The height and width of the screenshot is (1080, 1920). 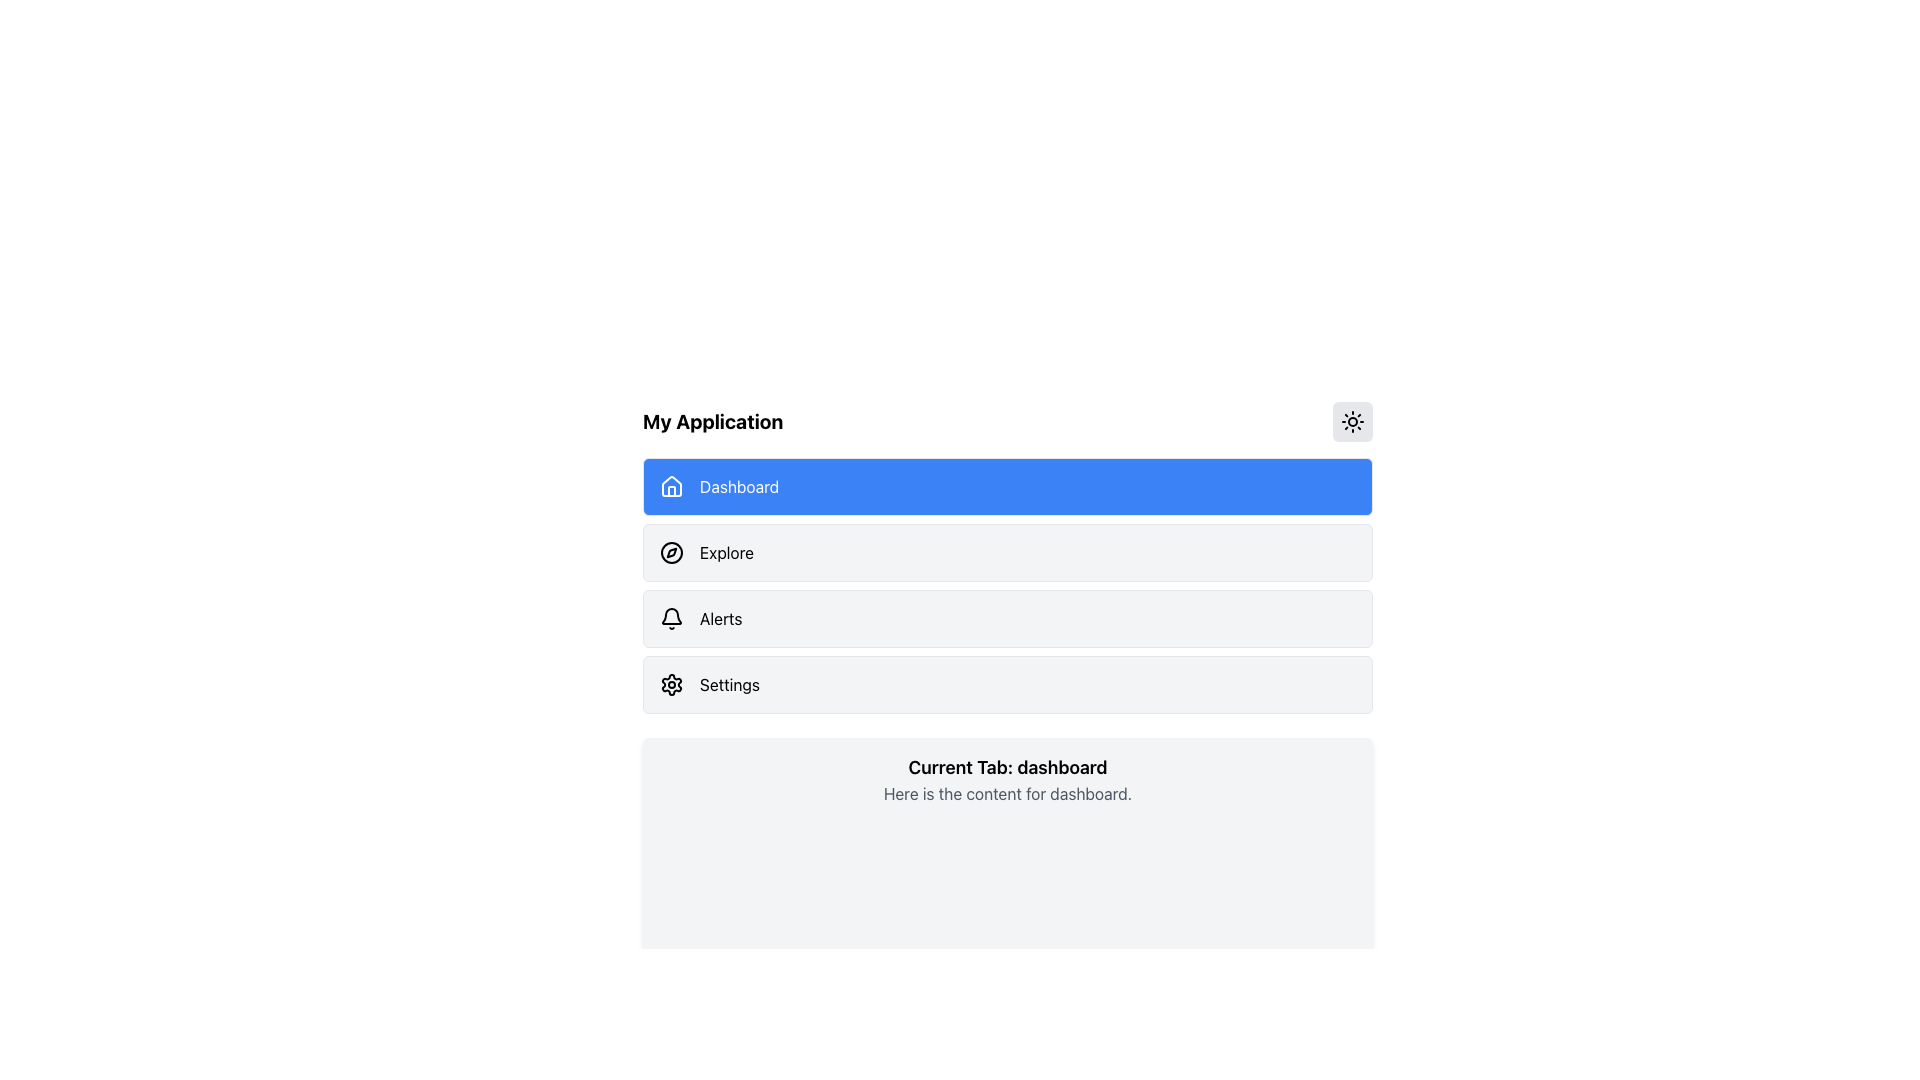 I want to click on circular component of the compass icon located in the second menu option labeled 'Explore', so click(x=672, y=552).